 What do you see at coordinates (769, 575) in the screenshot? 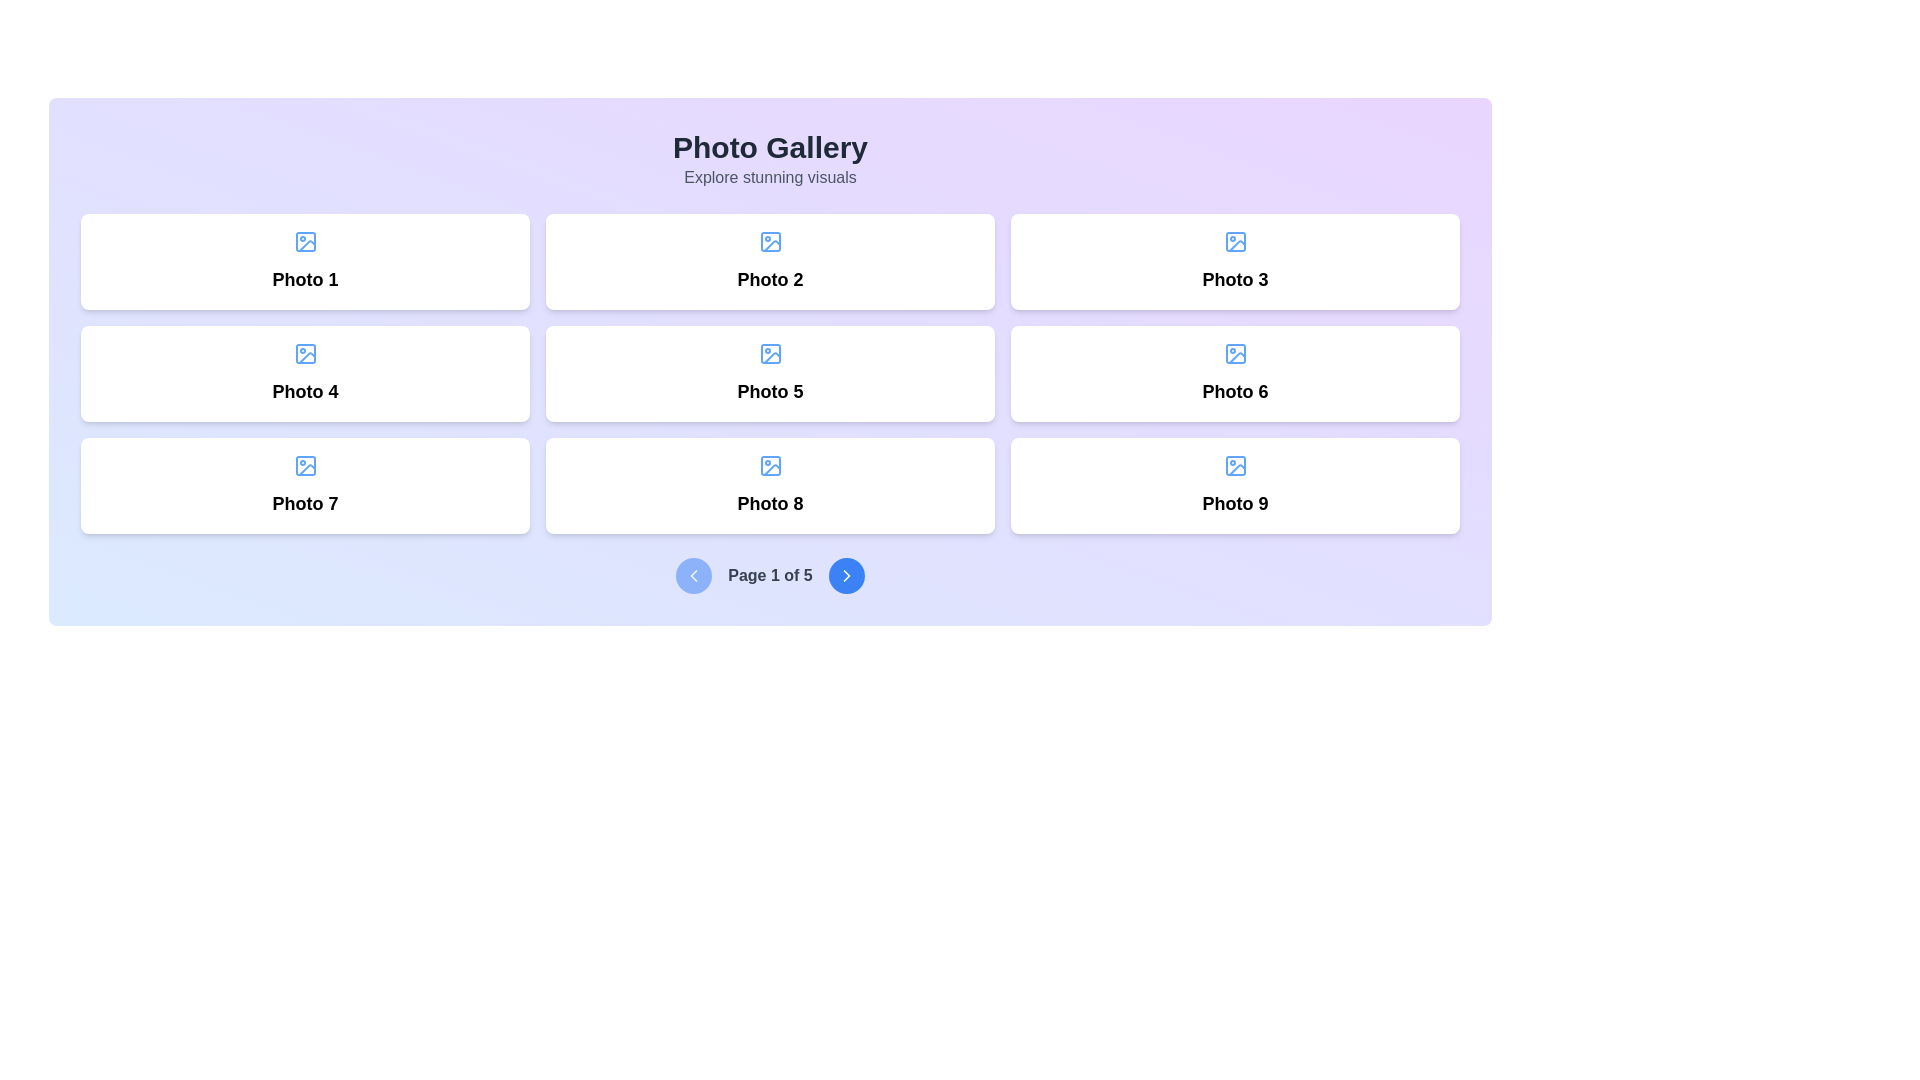
I see `the text label displaying 'Page 1 of 5' in the pagination controls at the bottom center of the page` at bounding box center [769, 575].